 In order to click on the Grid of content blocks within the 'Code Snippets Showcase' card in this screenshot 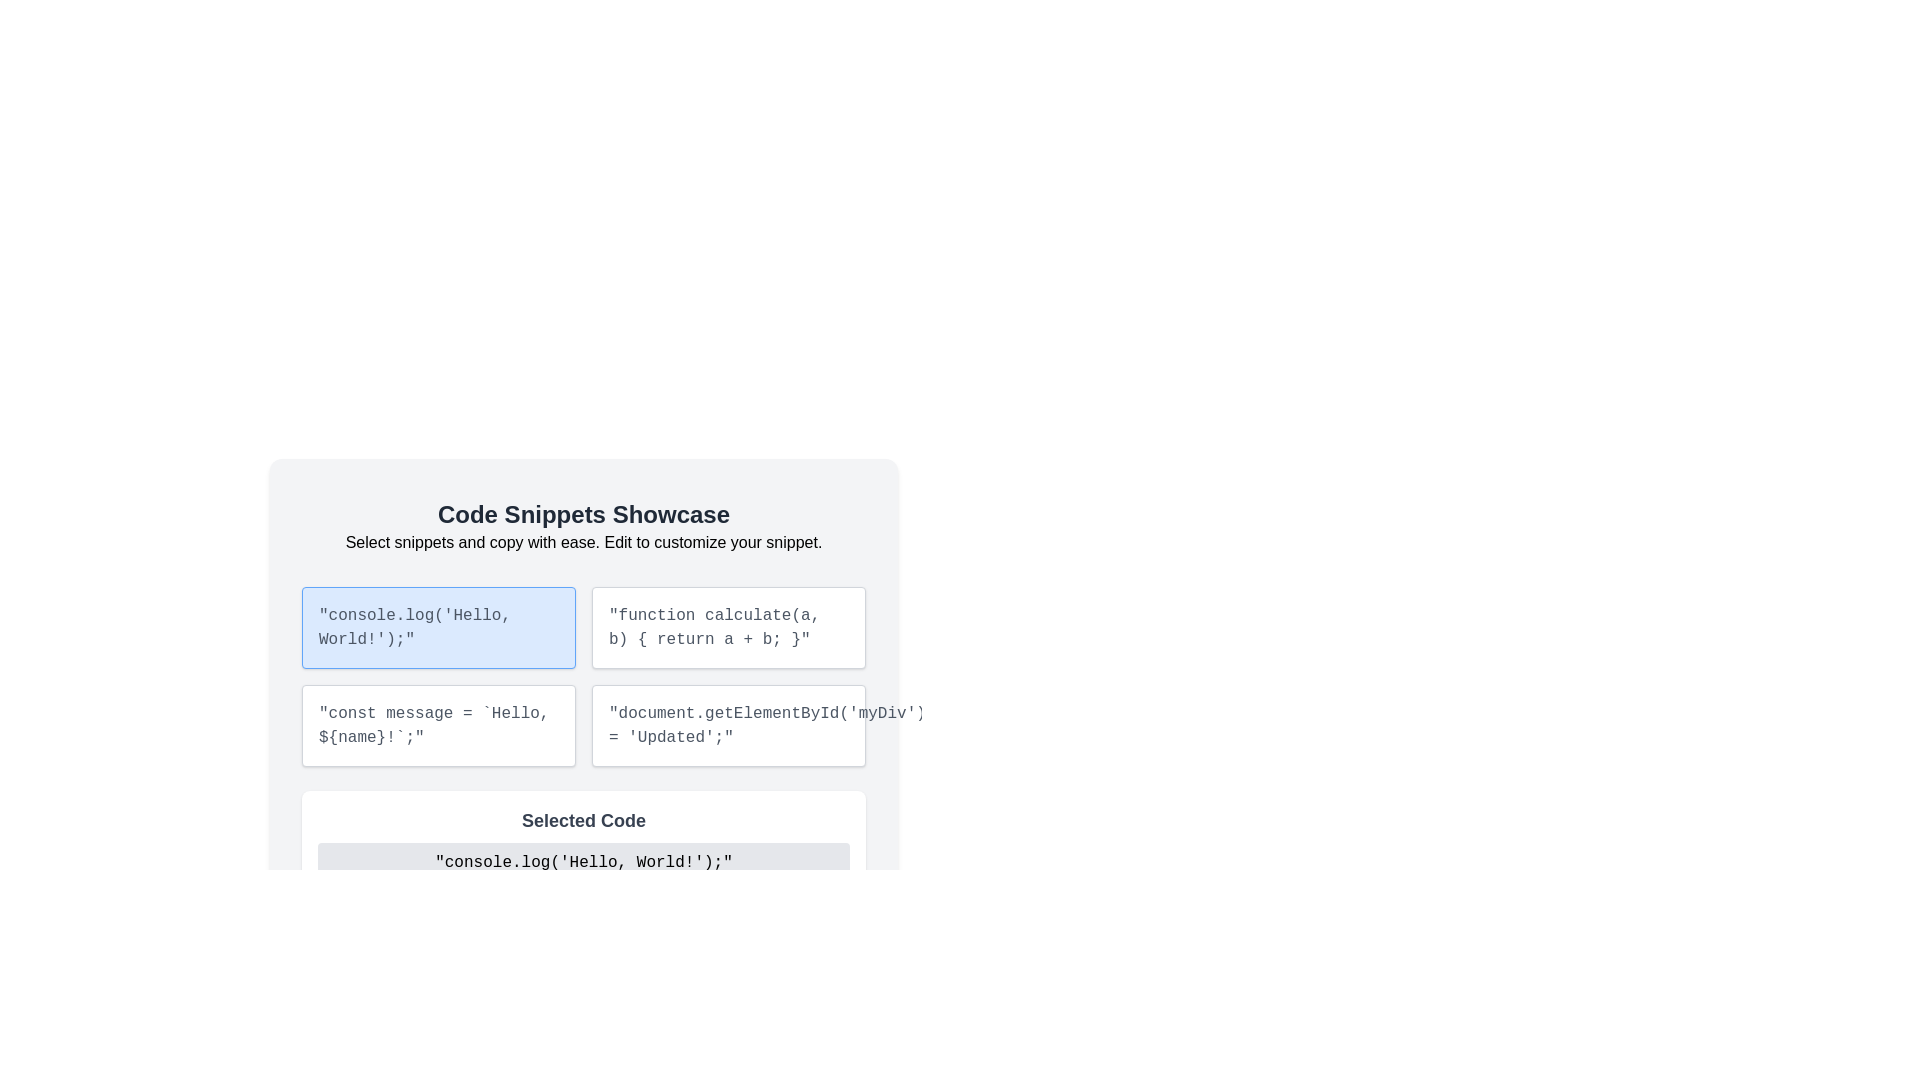, I will do `click(583, 676)`.